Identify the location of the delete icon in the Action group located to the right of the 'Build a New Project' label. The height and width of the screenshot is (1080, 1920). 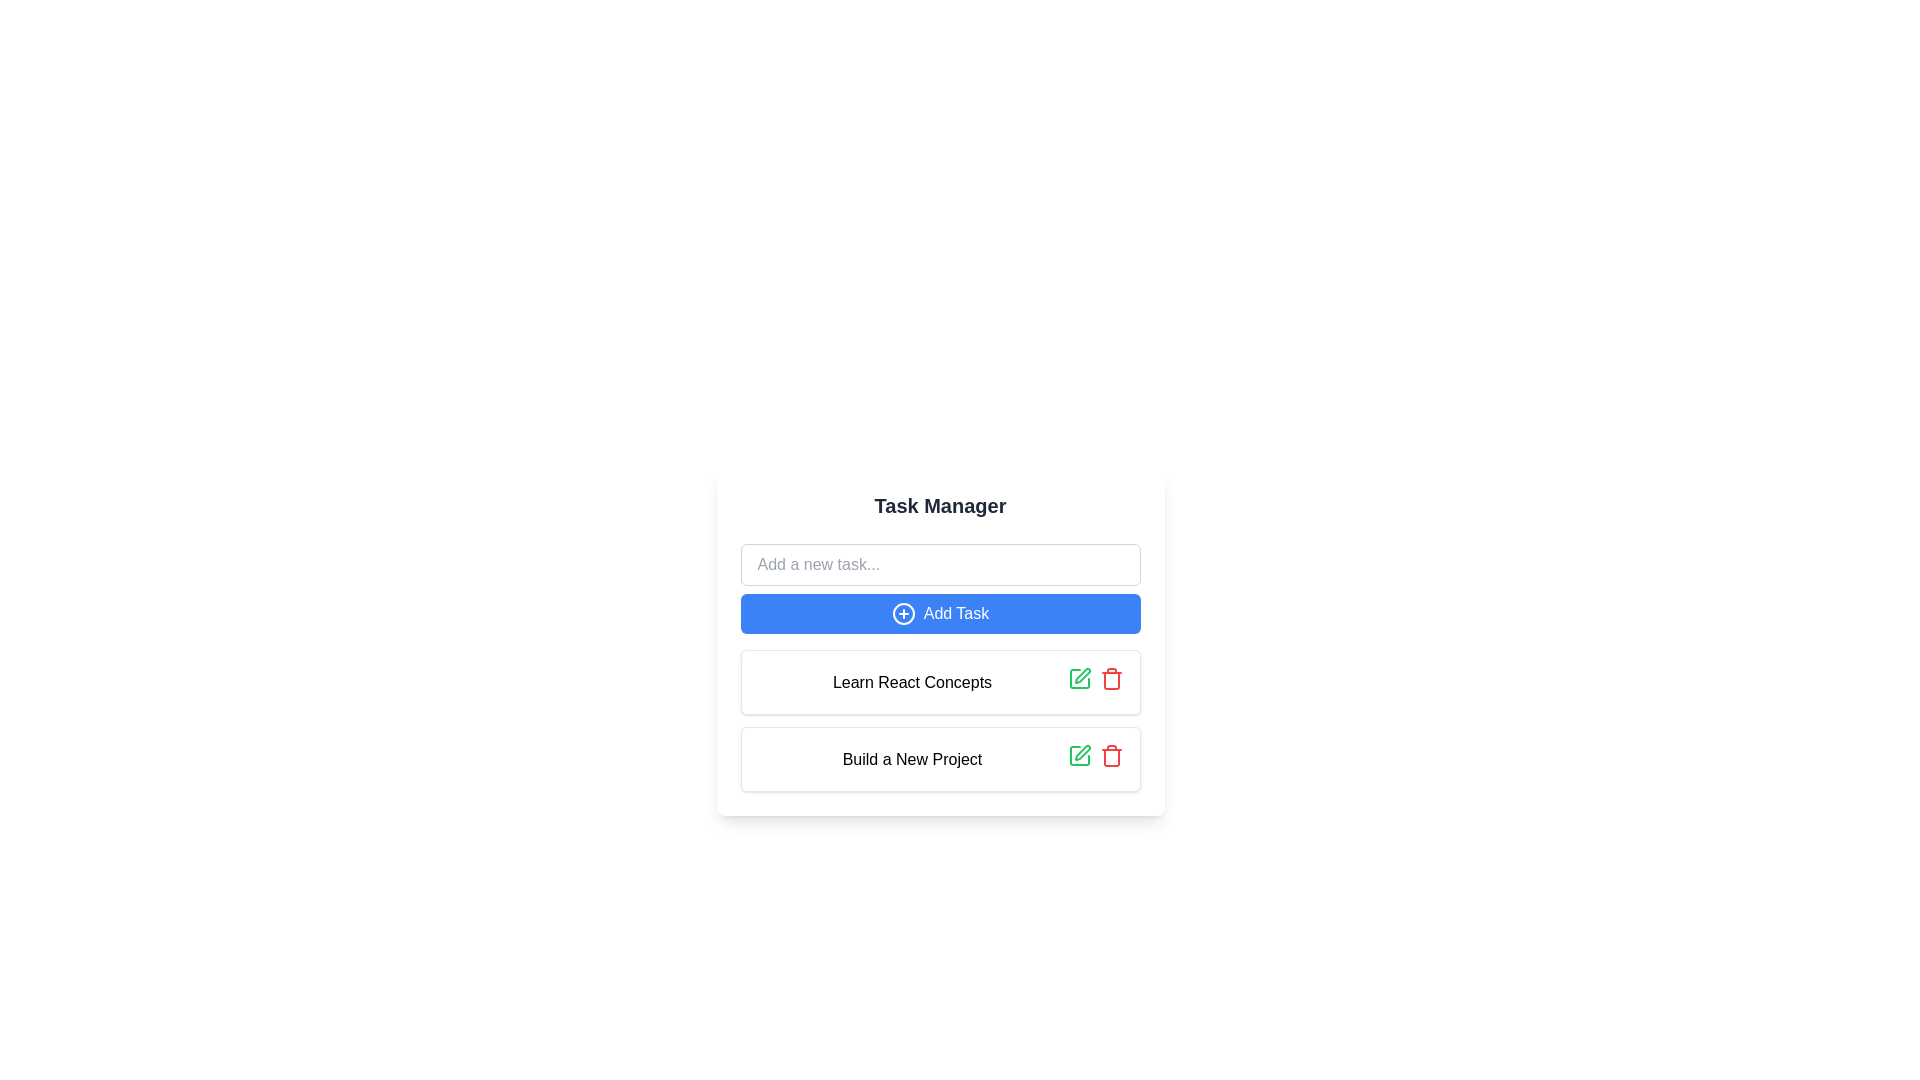
(1094, 759).